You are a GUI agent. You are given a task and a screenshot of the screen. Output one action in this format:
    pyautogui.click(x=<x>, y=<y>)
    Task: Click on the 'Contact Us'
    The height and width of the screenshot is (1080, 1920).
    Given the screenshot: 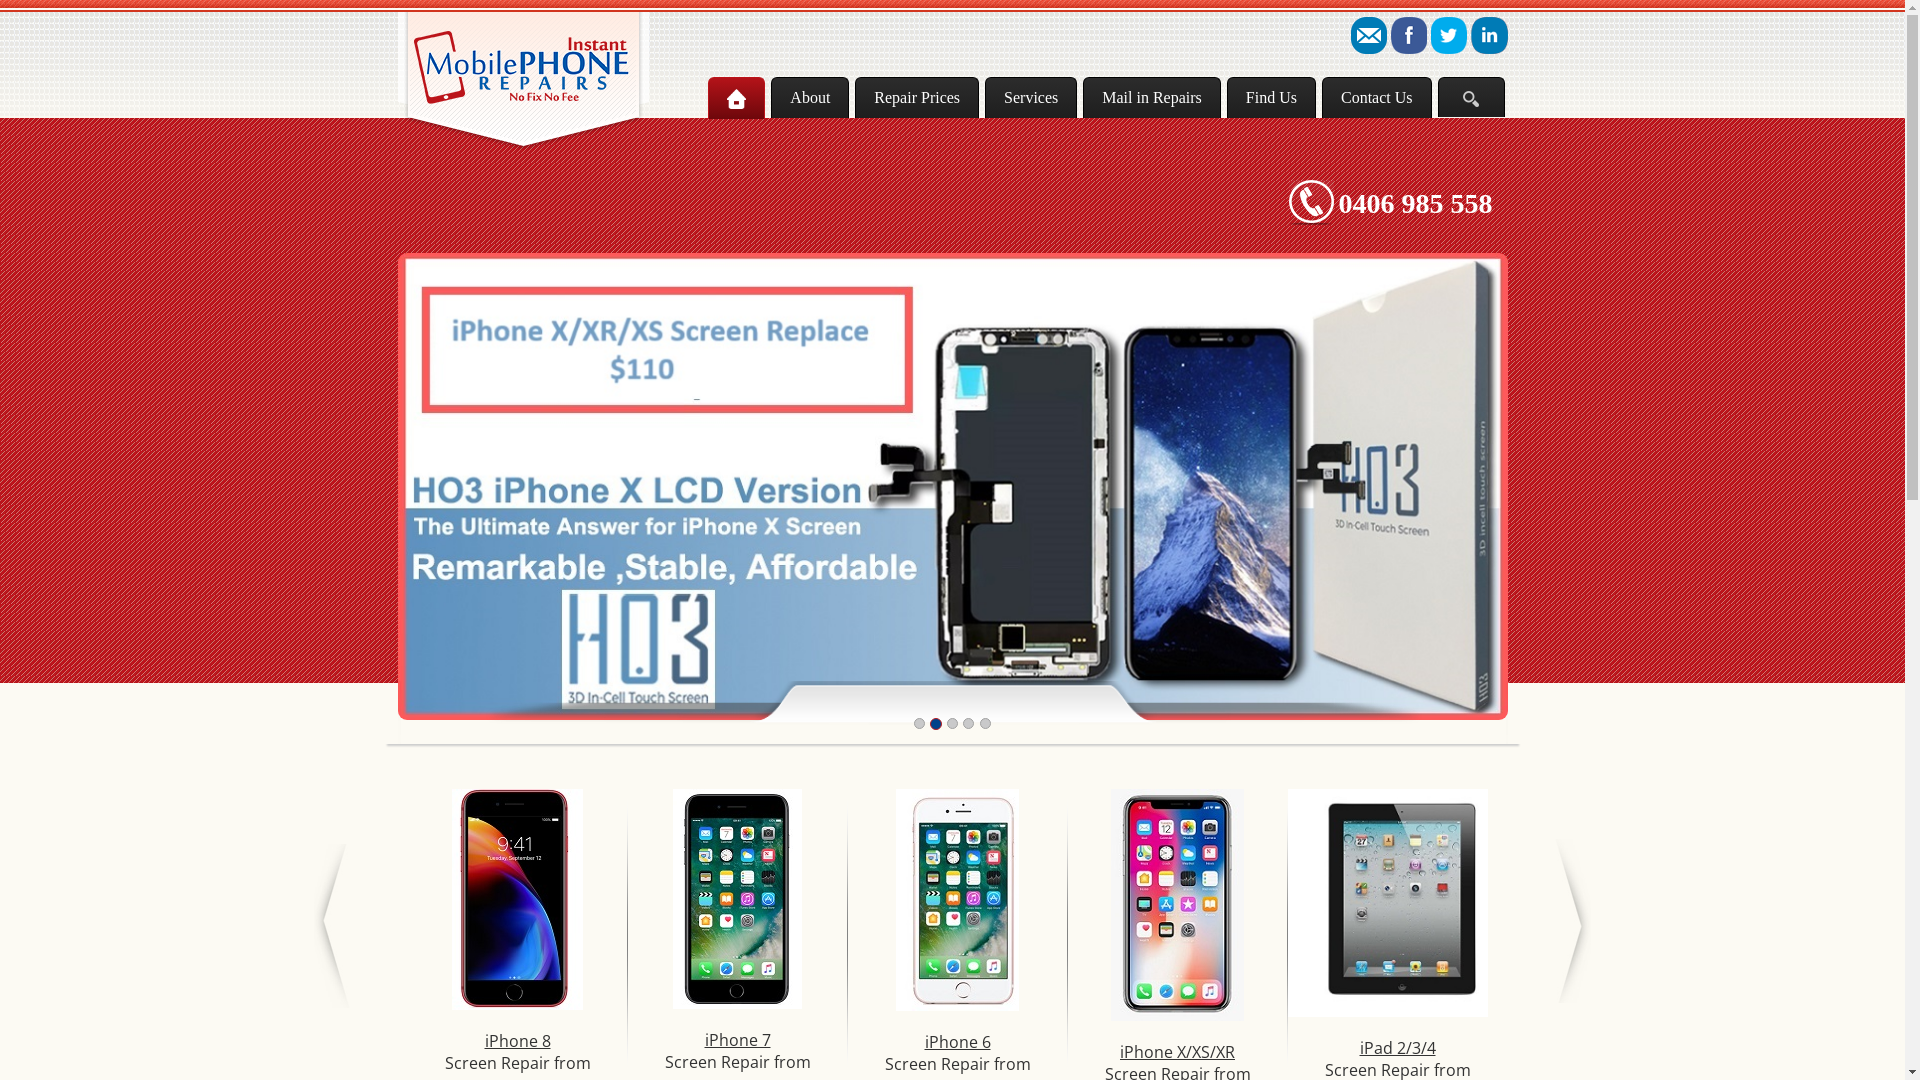 What is the action you would take?
    pyautogui.click(x=1376, y=97)
    